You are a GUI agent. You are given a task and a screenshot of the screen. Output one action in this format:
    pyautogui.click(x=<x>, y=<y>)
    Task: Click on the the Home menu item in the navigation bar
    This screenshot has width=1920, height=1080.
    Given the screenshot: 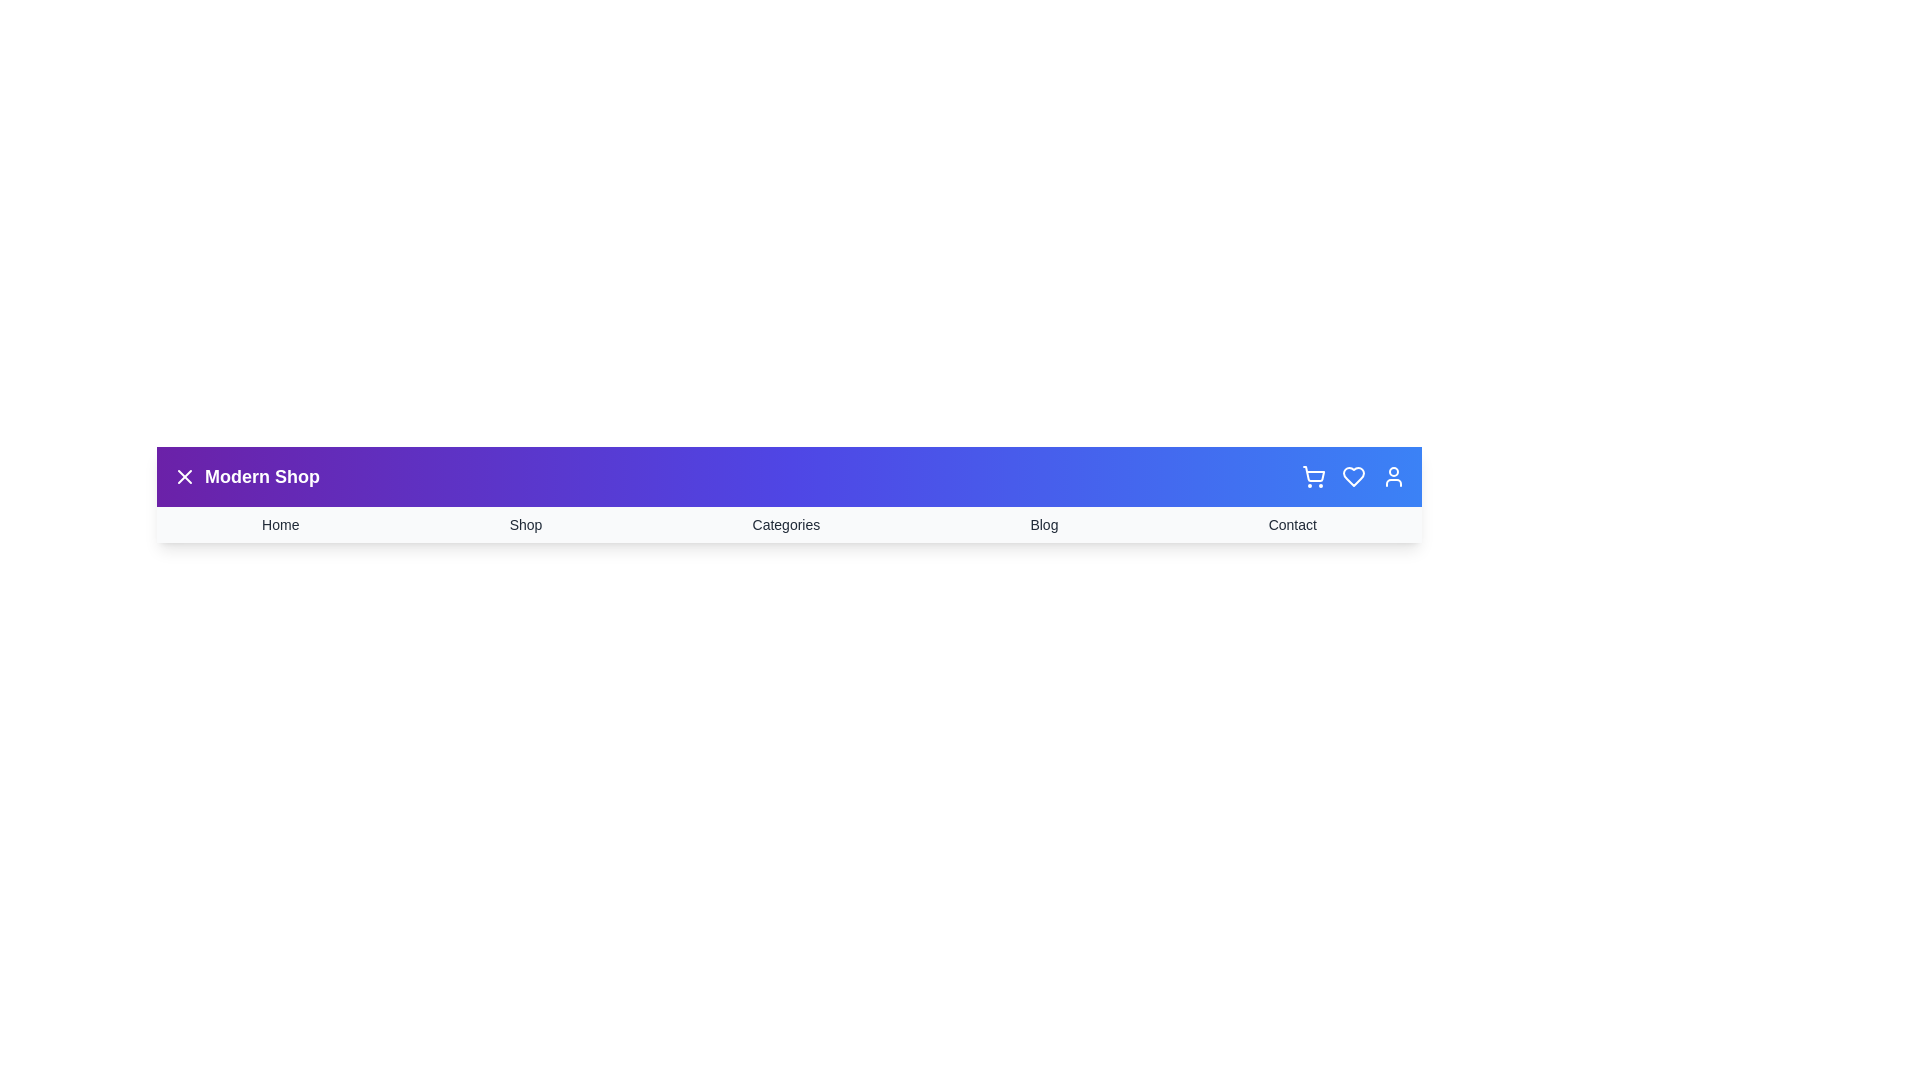 What is the action you would take?
    pyautogui.click(x=278, y=523)
    